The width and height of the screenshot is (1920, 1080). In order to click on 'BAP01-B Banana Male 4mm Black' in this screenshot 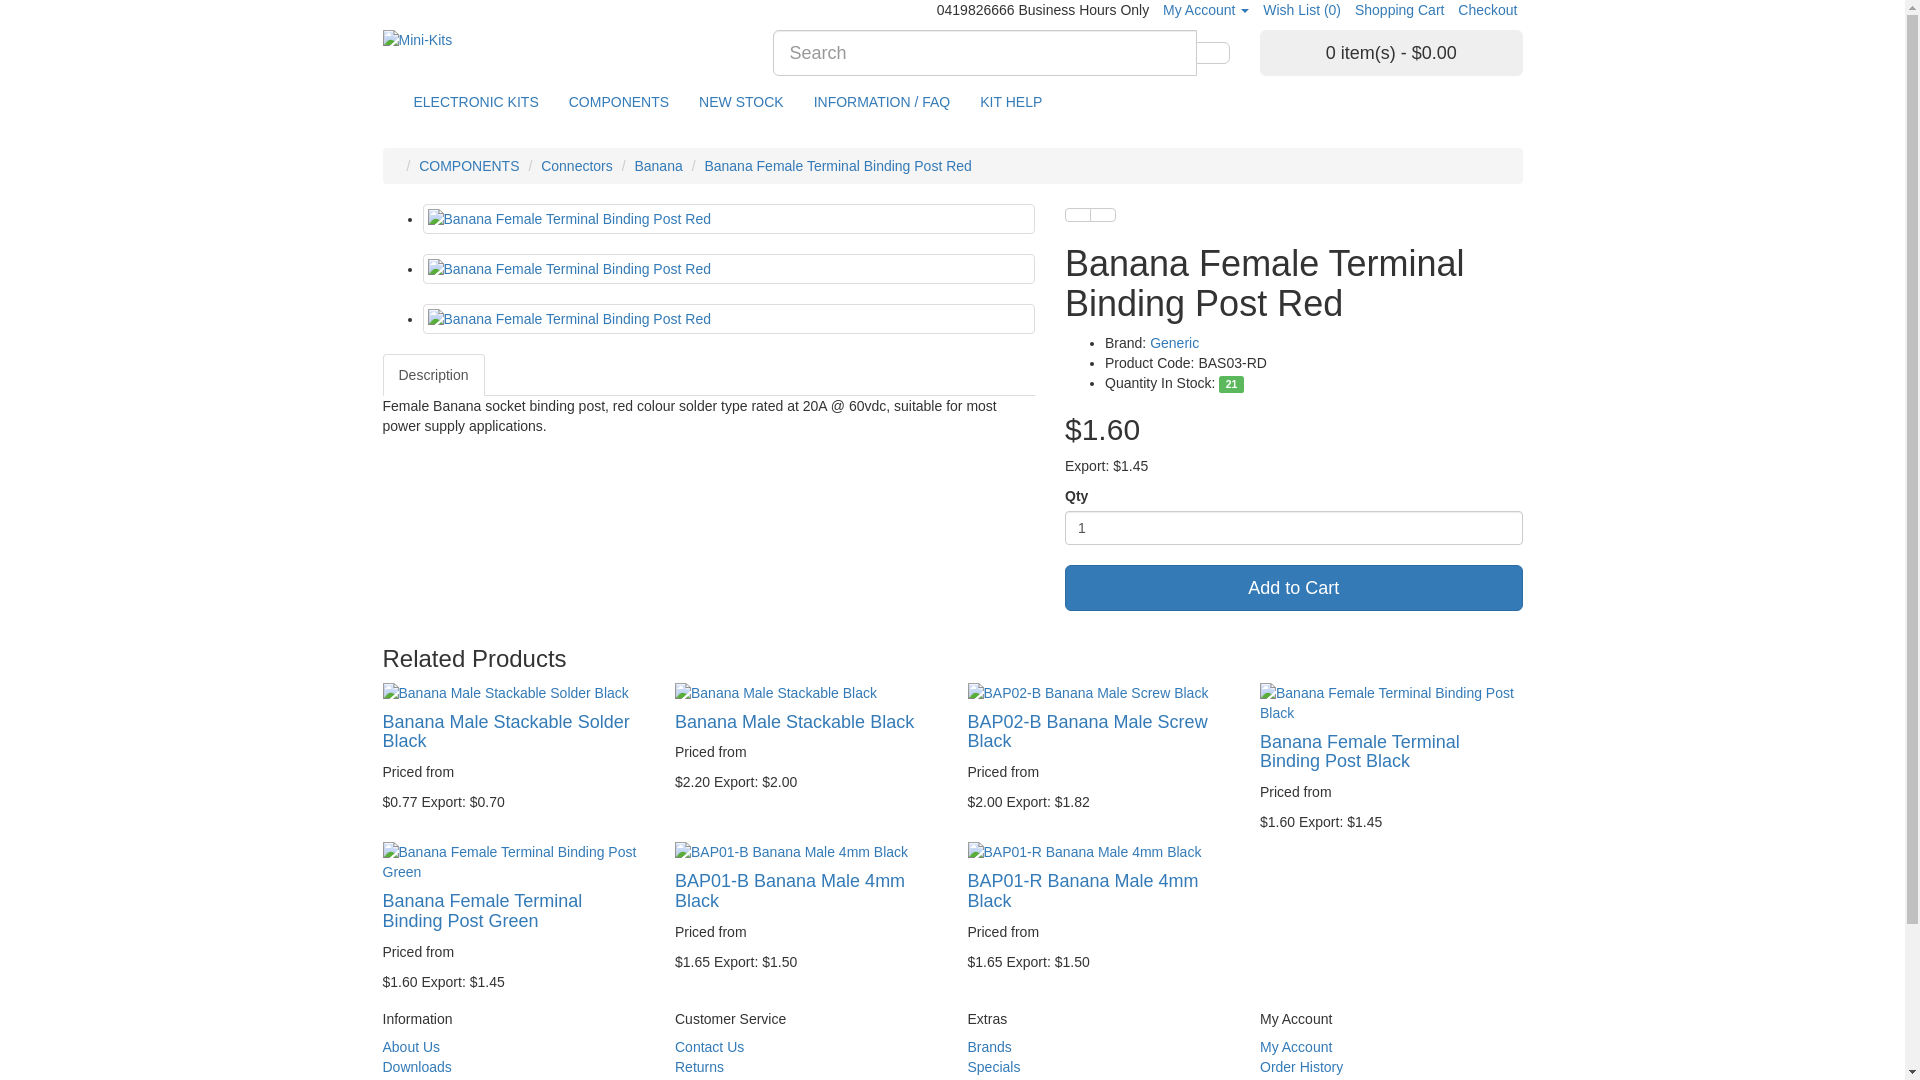, I will do `click(806, 852)`.